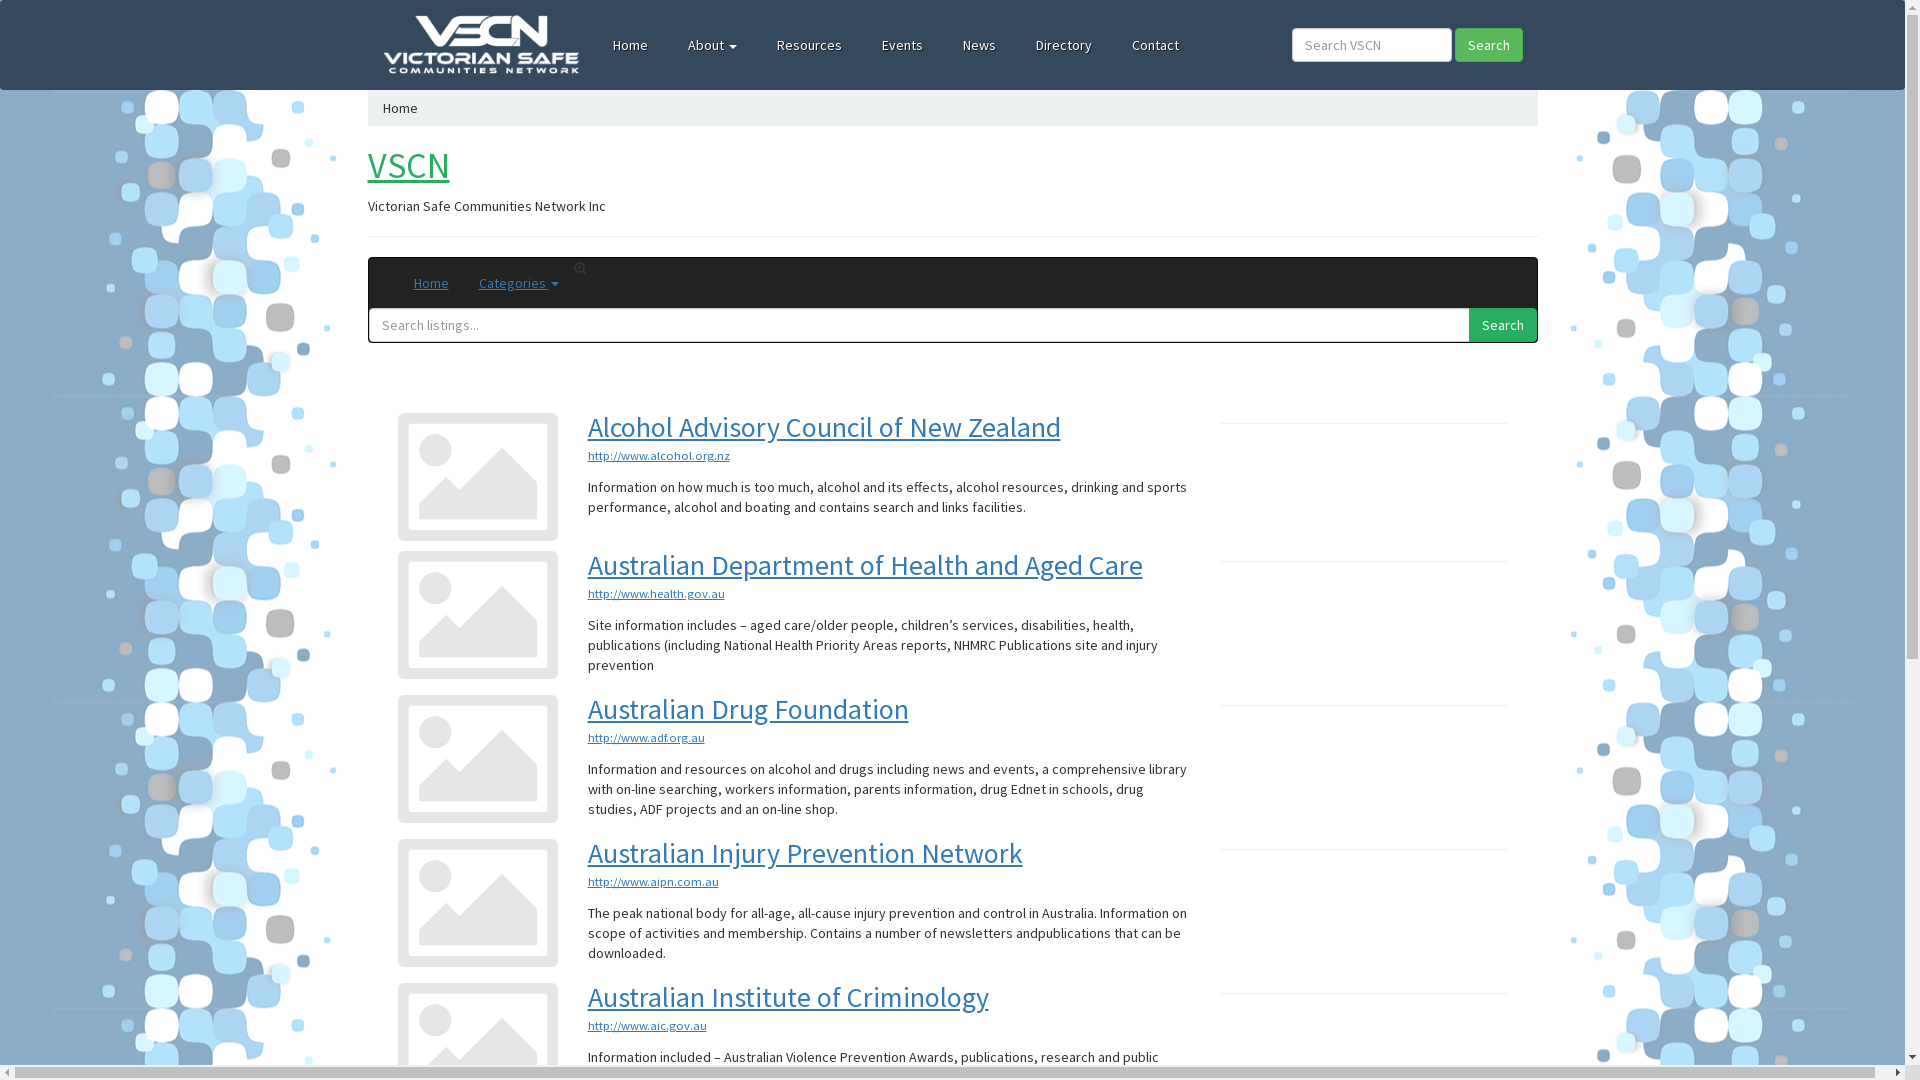 The height and width of the screenshot is (1080, 1920). Describe the element at coordinates (1111, 45) in the screenshot. I see `'Contact'` at that location.